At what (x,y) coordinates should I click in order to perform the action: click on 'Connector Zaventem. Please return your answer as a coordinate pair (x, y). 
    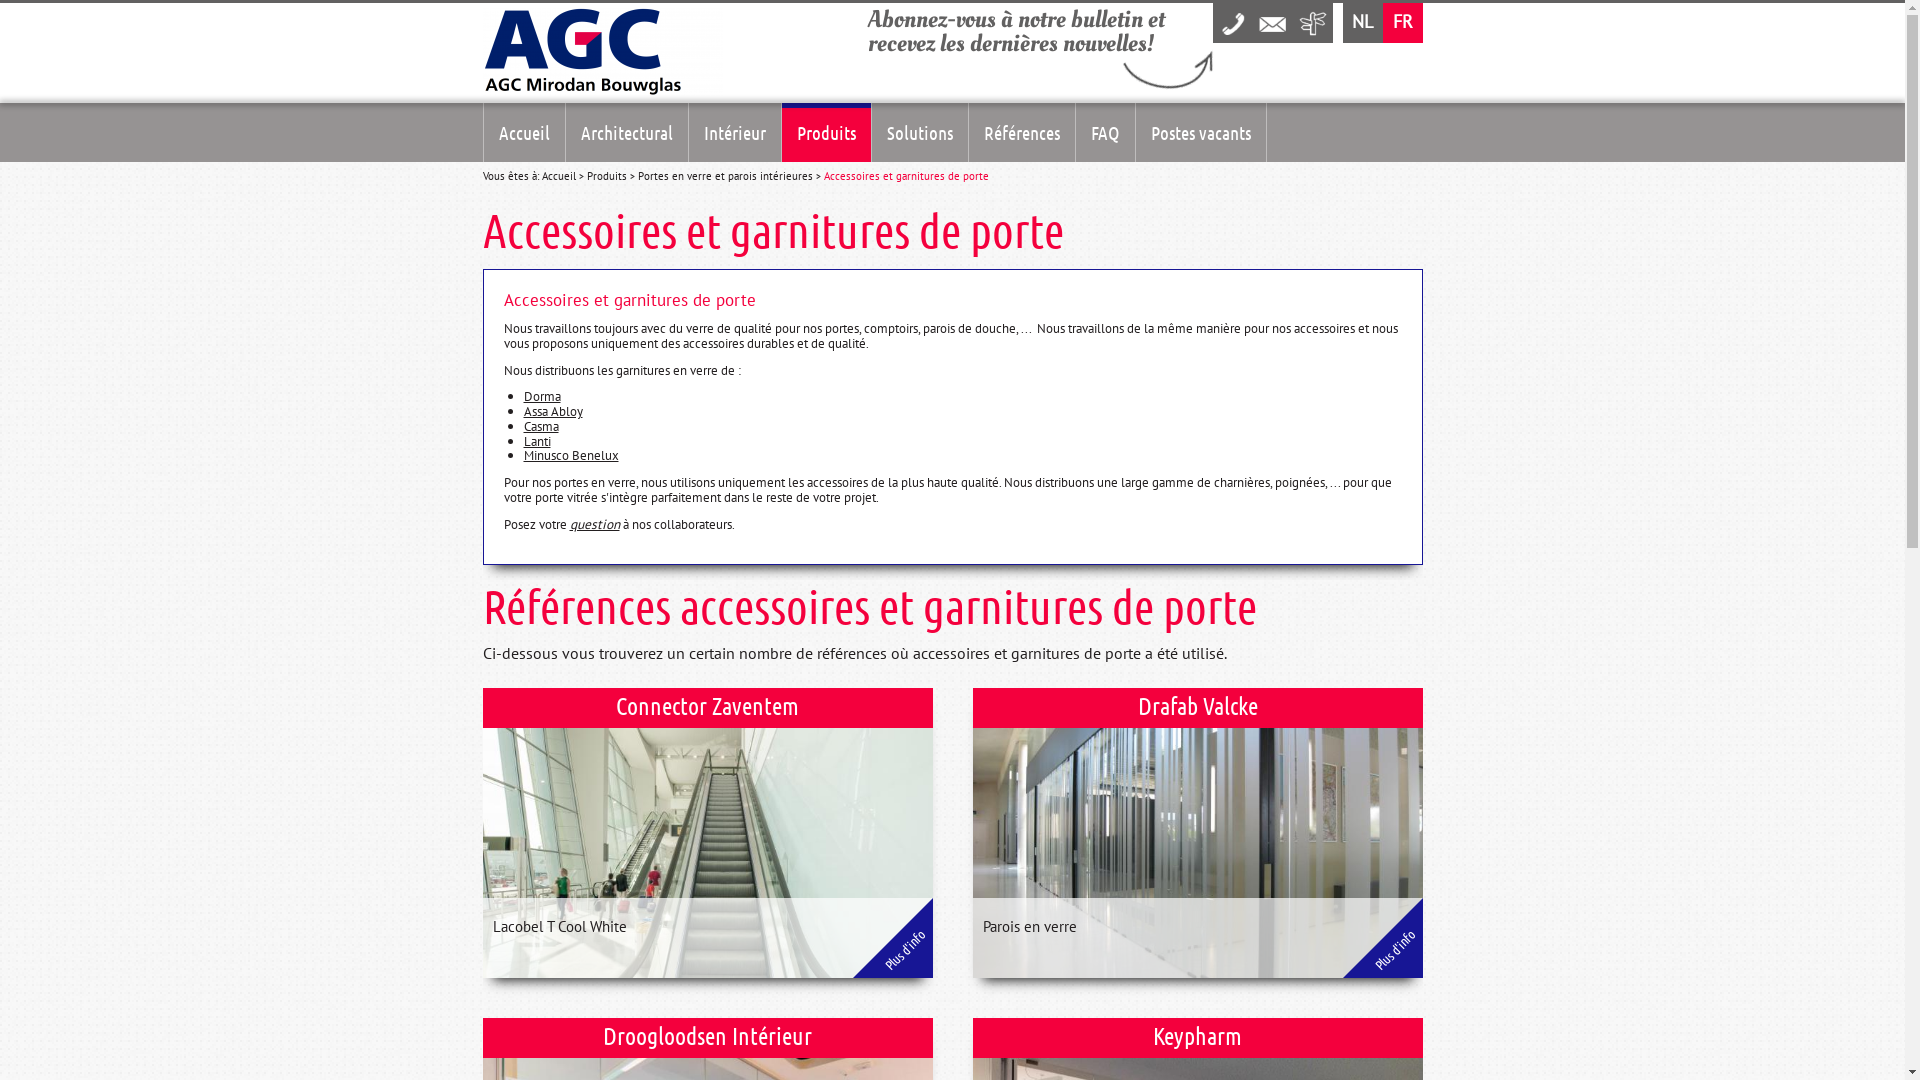
    Looking at the image, I should click on (706, 833).